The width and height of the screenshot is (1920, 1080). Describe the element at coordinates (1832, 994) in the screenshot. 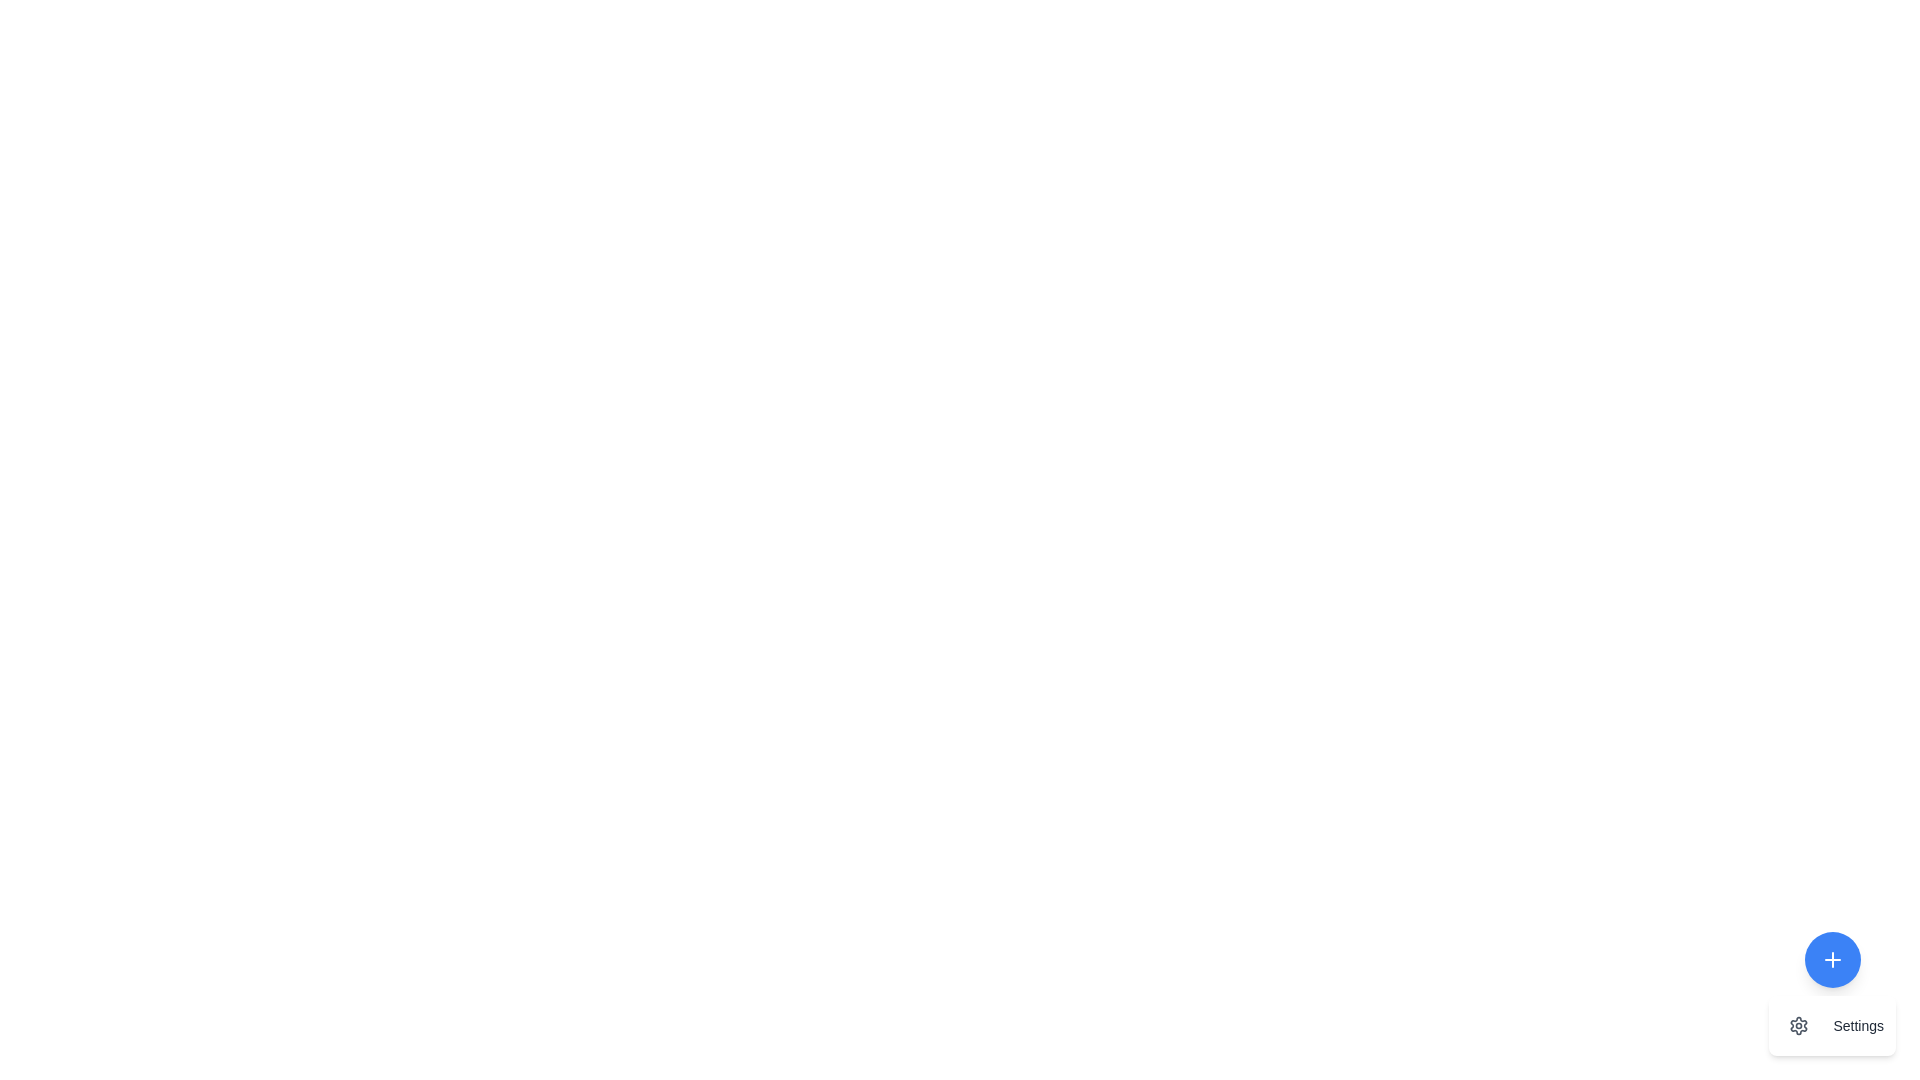

I see `the blue '+' button at the bottom-right corner of the interface` at that location.